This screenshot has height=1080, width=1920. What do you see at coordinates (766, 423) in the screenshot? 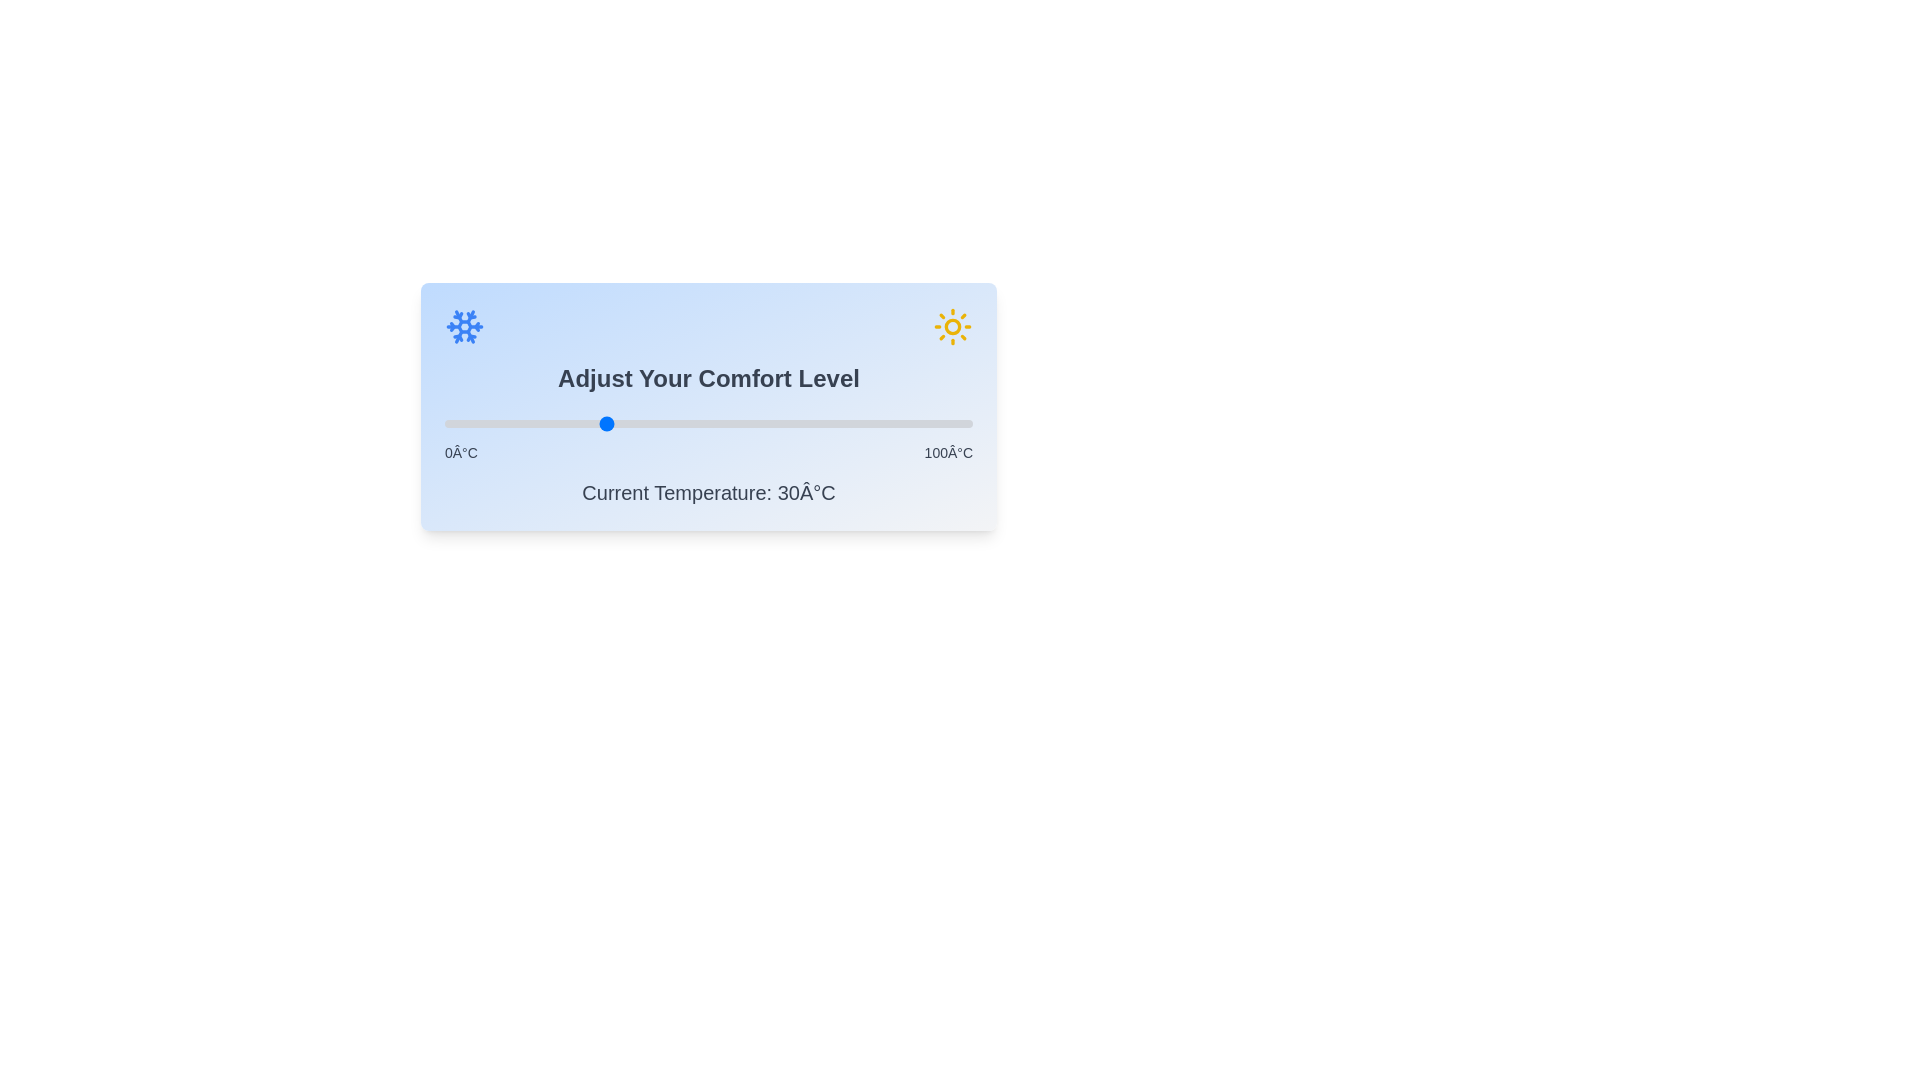
I see `the comfort level slider to set the temperature to 61 degrees Celsius` at bounding box center [766, 423].